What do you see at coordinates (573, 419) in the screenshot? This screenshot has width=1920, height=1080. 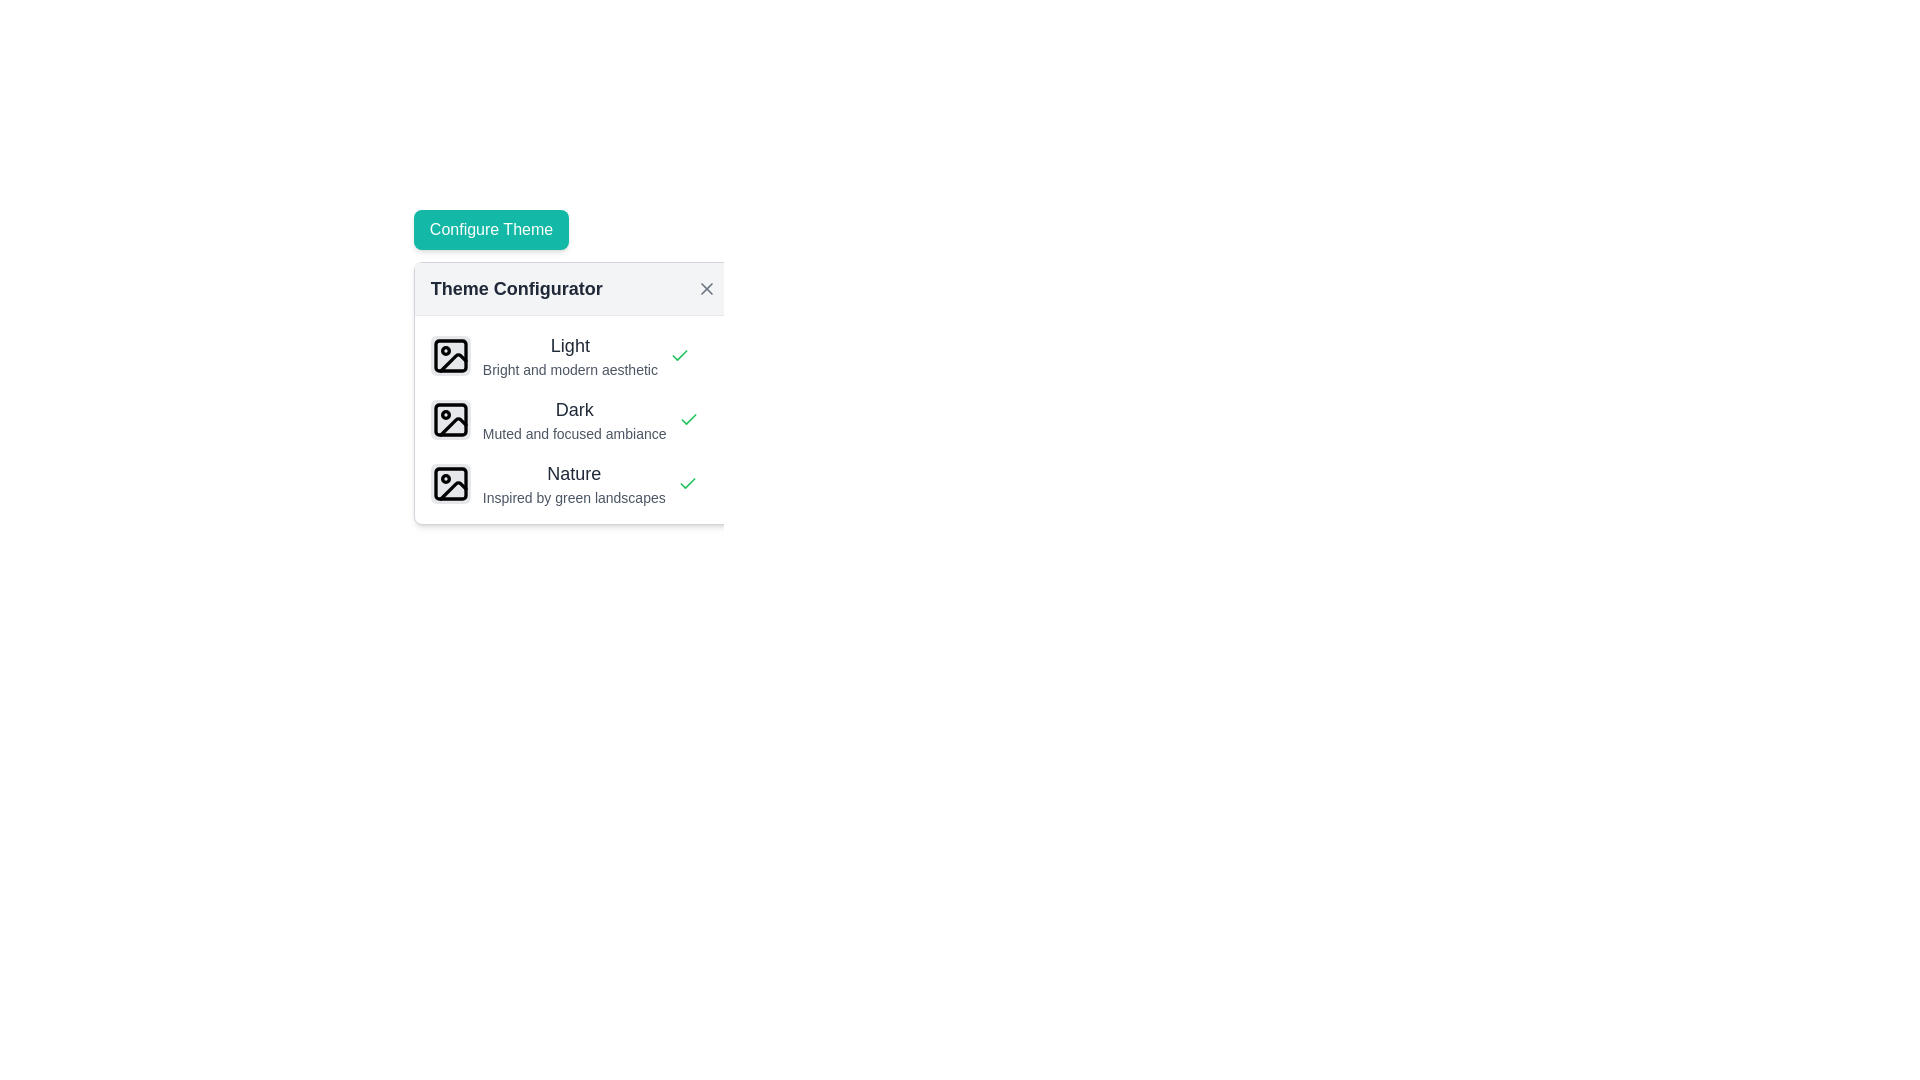 I see `the text content of the 'Dark' theme label, which describes it as 'Muted and focused ambiance' in the Theme Configurator popup` at bounding box center [573, 419].